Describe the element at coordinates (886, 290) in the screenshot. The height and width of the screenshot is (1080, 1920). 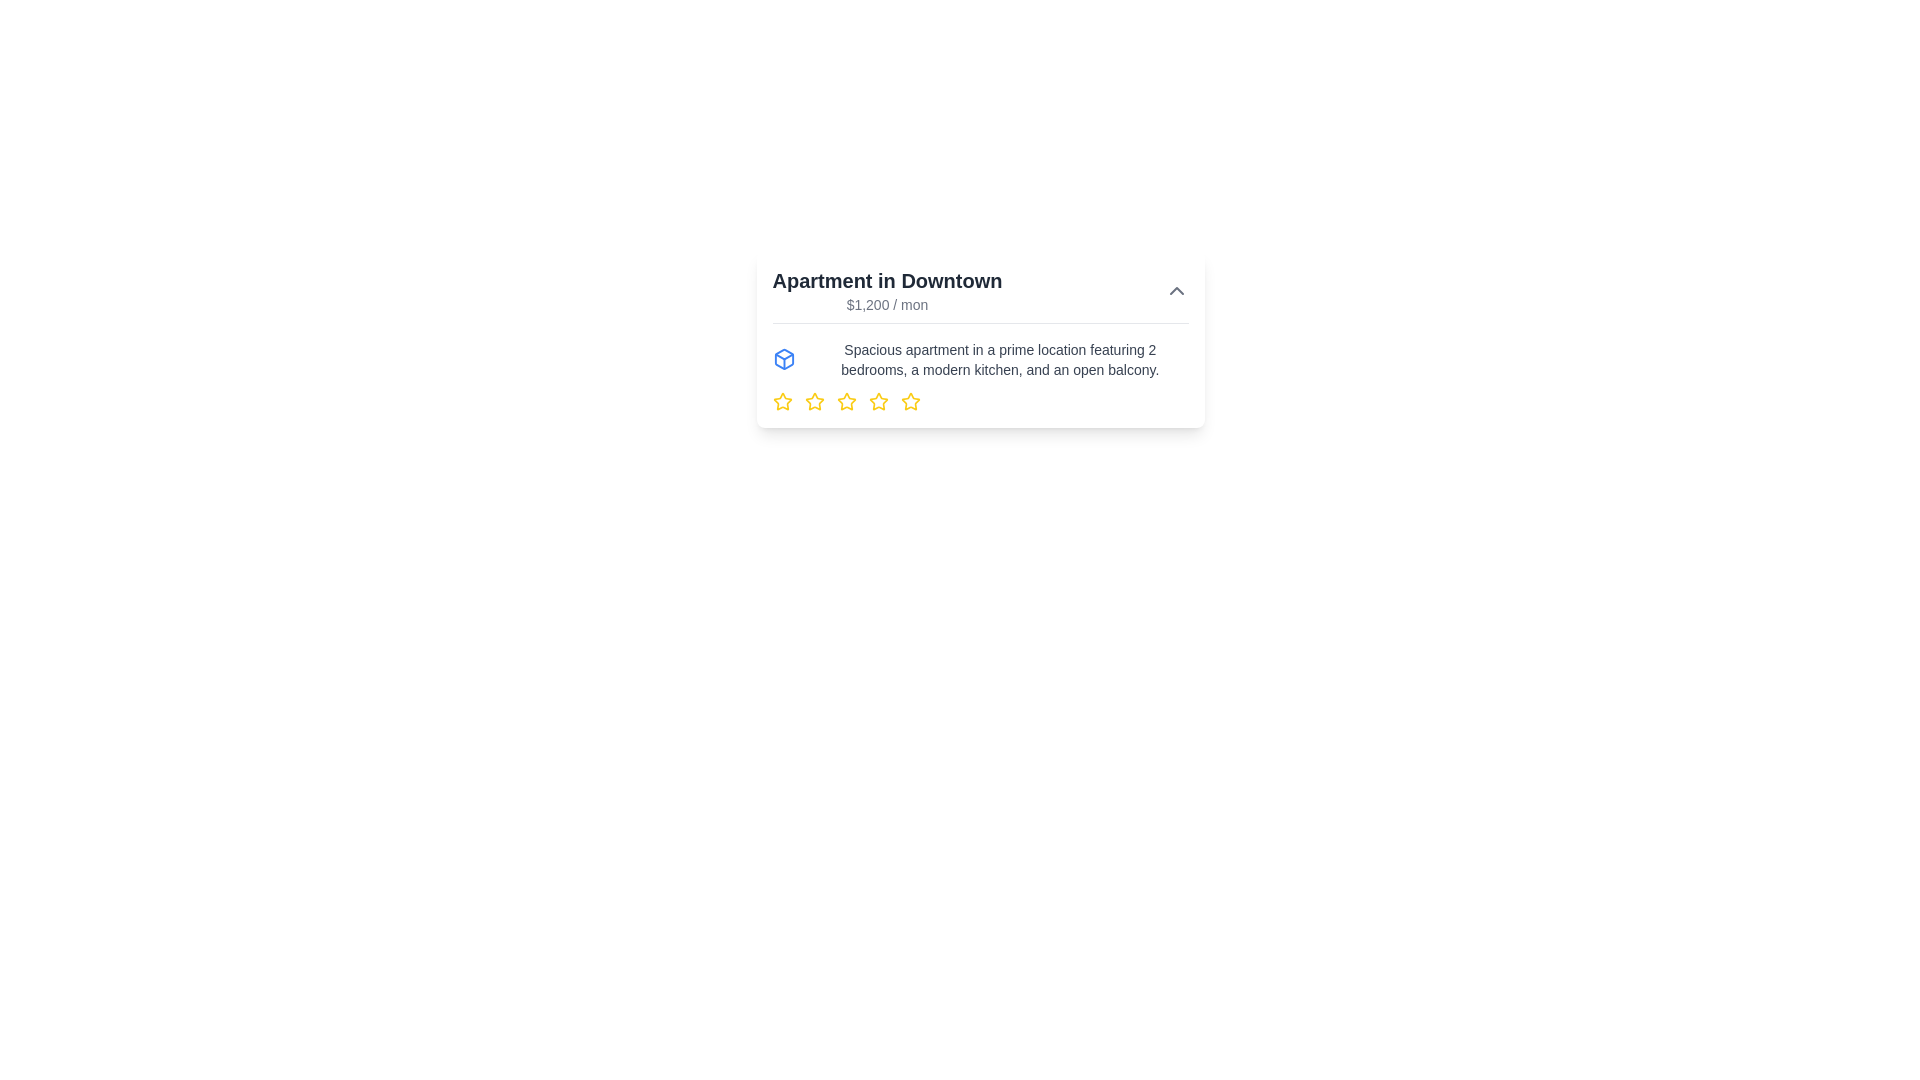
I see `the text block that provides details about a property listing, including its title and price per month` at that location.